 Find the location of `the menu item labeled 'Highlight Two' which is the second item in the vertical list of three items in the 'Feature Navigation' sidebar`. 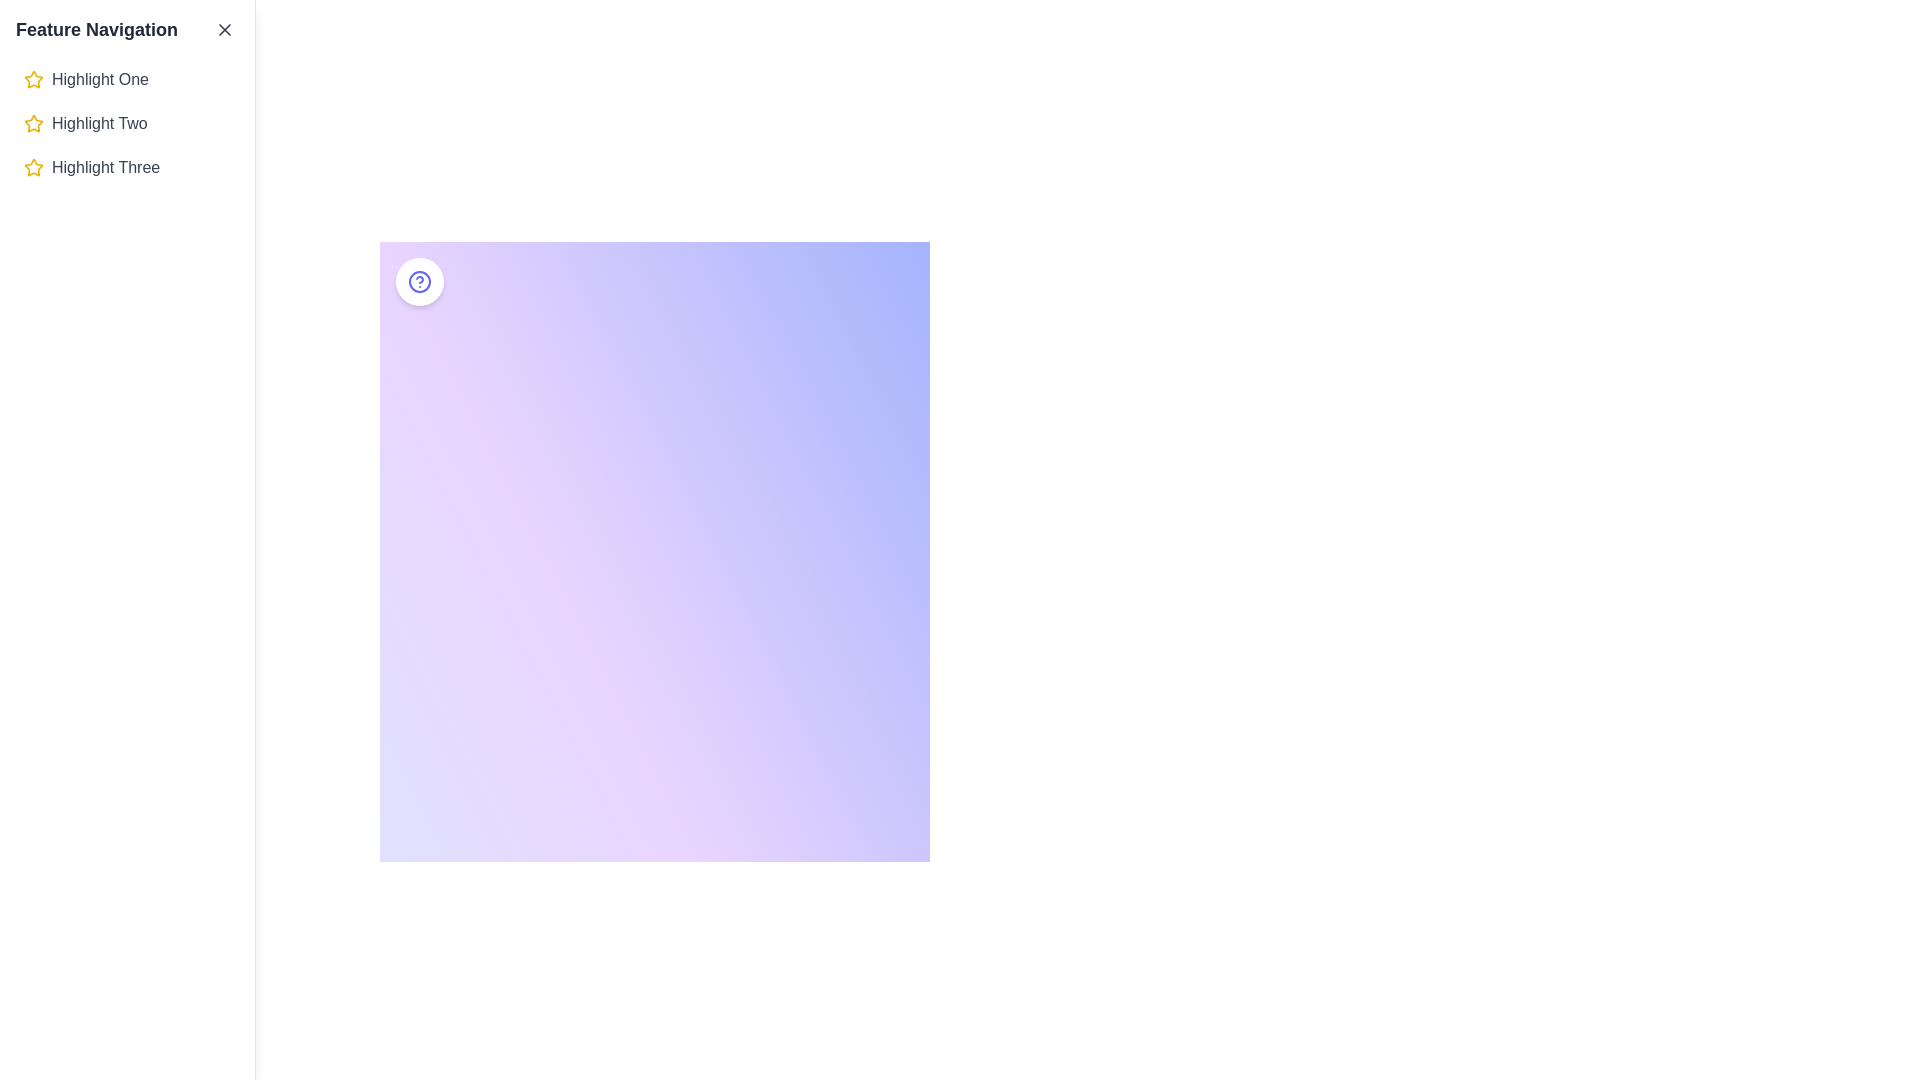

the menu item labeled 'Highlight Two' which is the second item in the vertical list of three items in the 'Feature Navigation' sidebar is located at coordinates (126, 123).